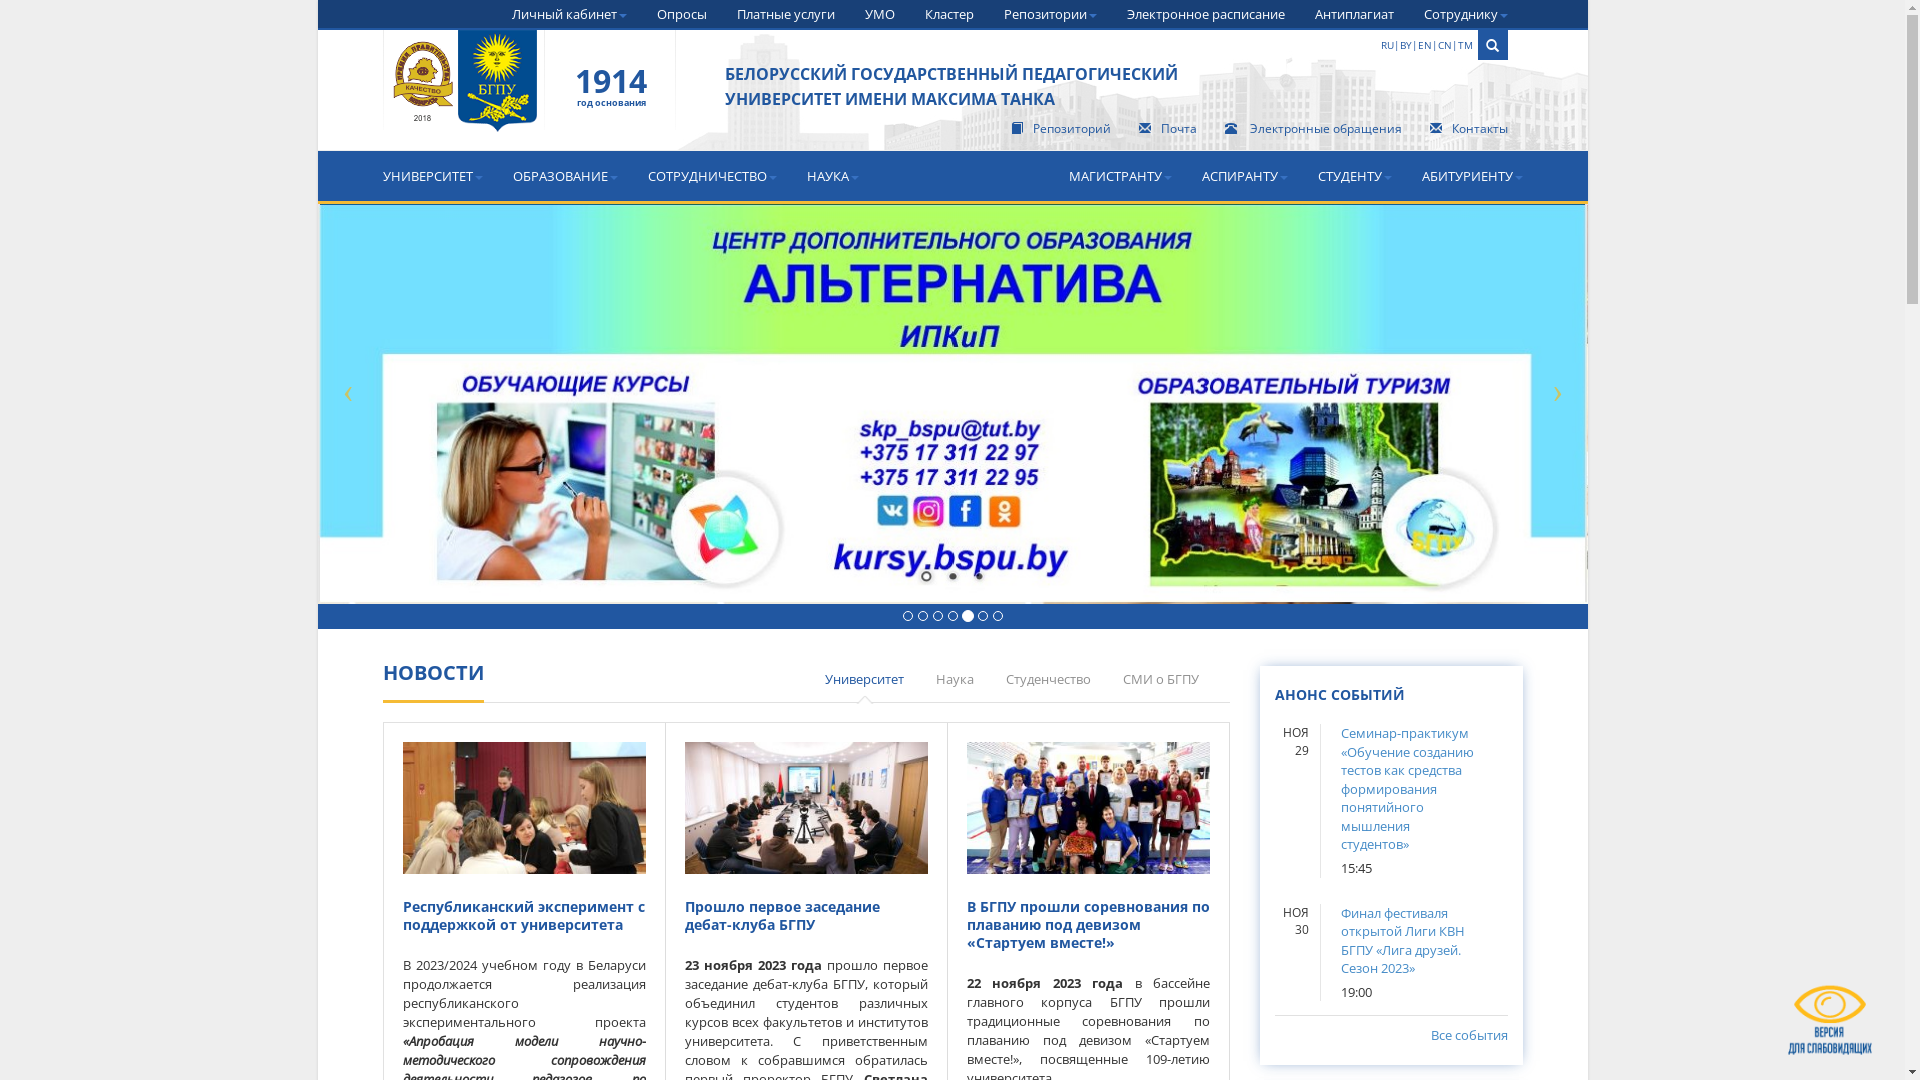 The height and width of the screenshot is (1080, 1920). I want to click on 'TM', so click(1465, 45).